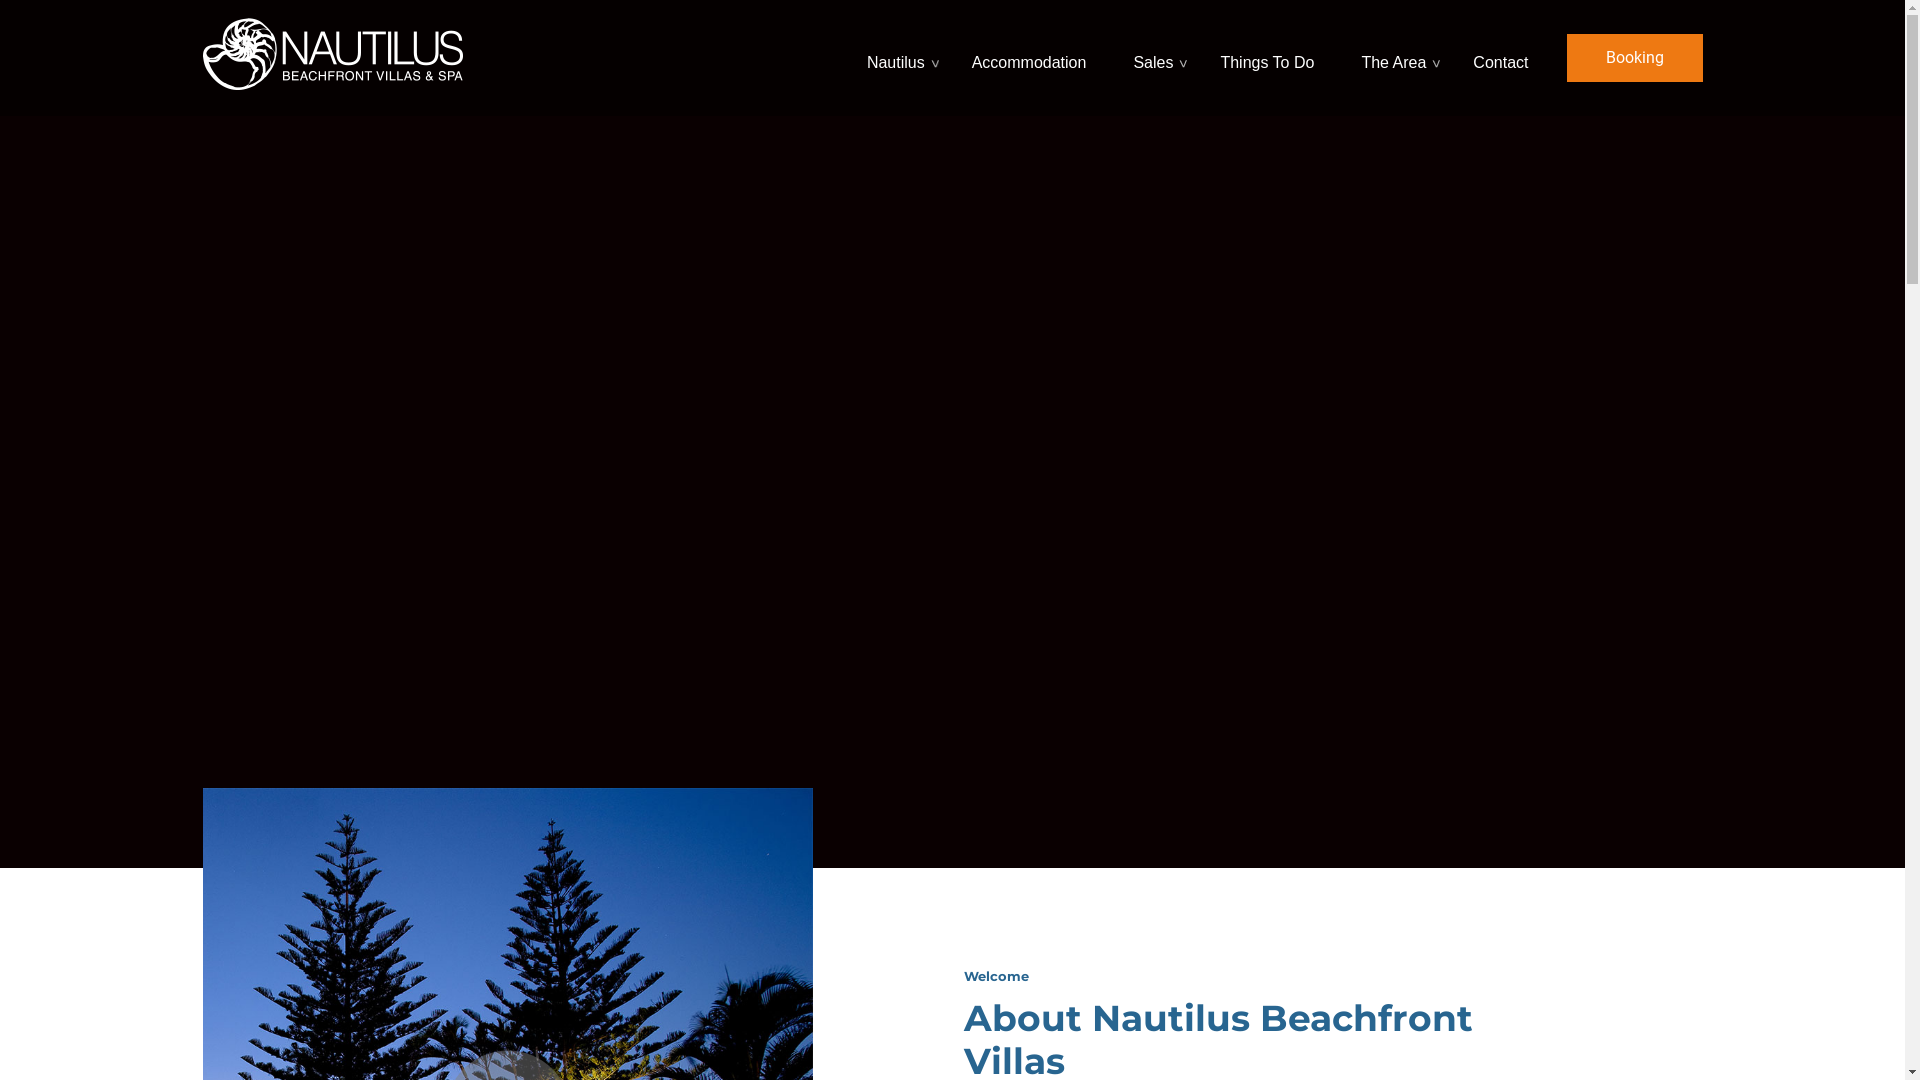  I want to click on 'Accommodation', so click(1032, 56).